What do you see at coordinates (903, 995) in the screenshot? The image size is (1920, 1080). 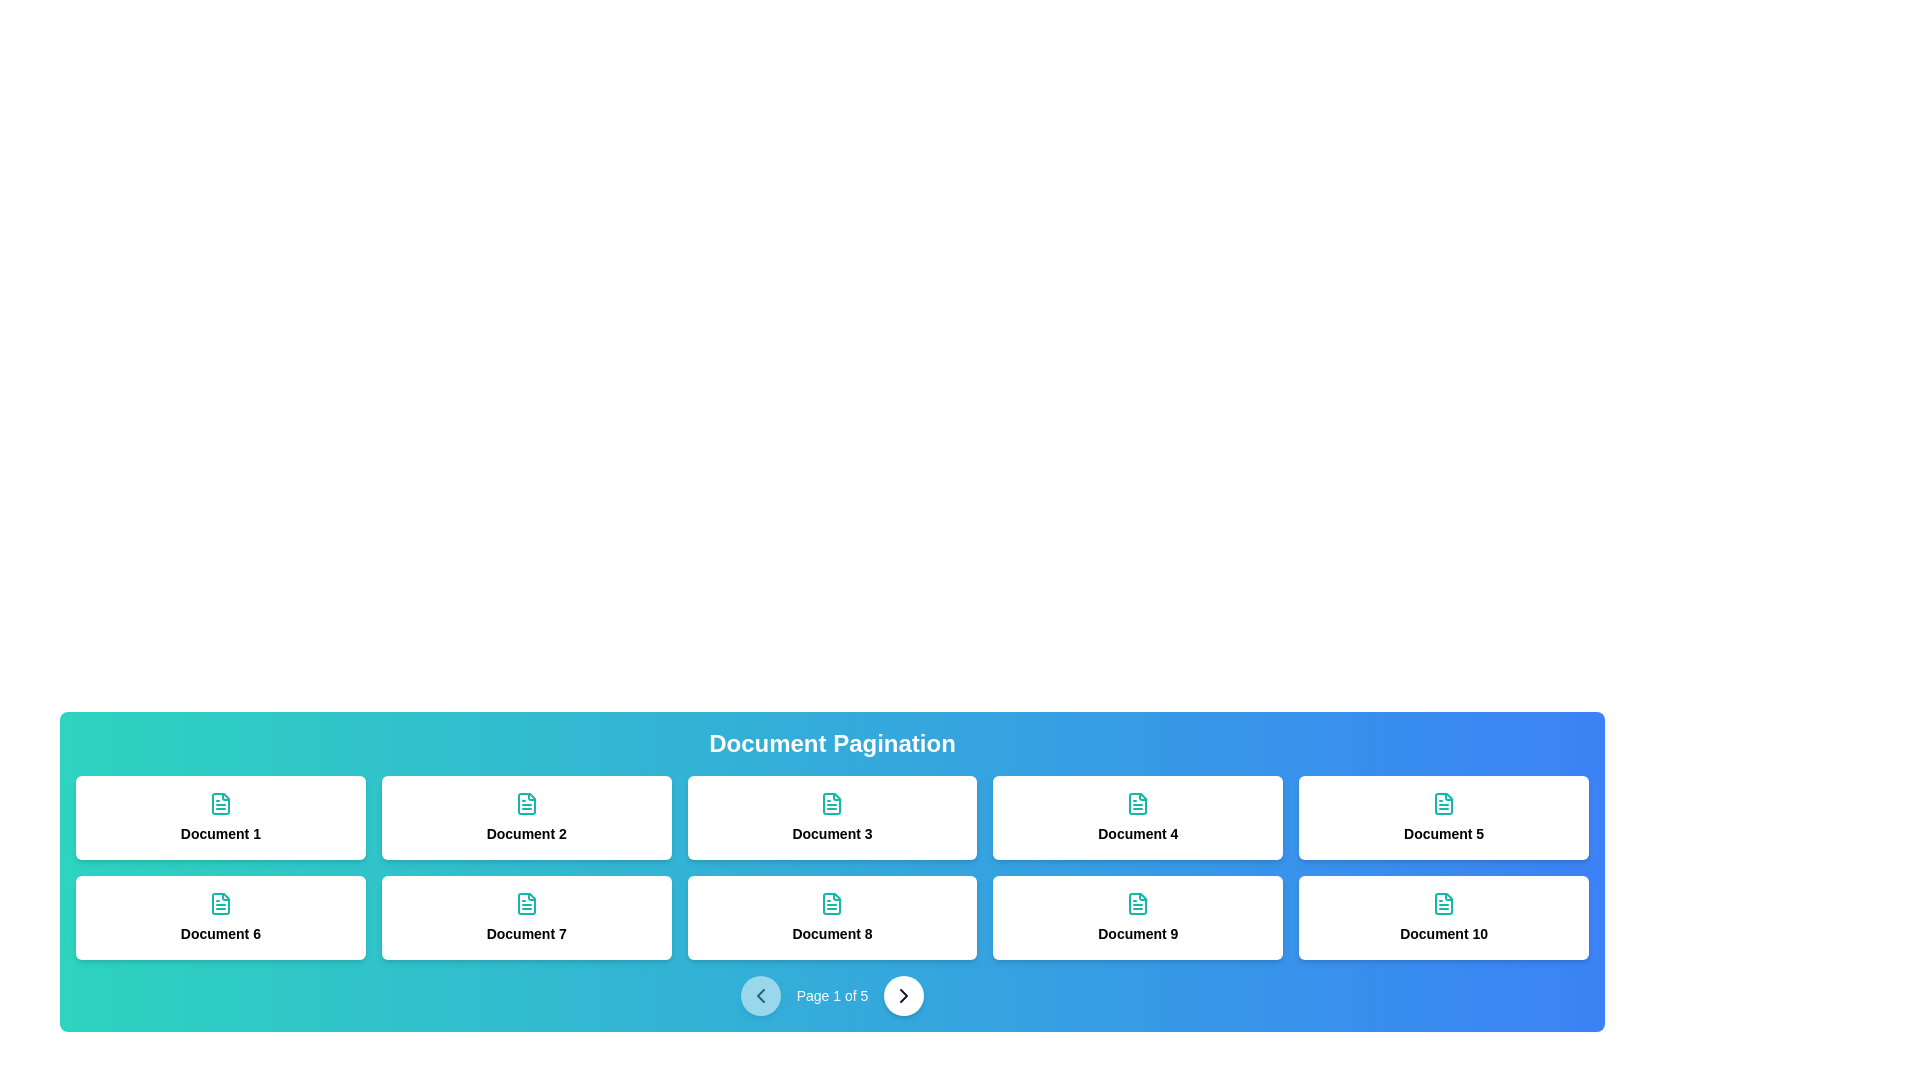 I see `the right-pointing chevron button with a dark gray SVG icon, located within a circular white background` at bounding box center [903, 995].